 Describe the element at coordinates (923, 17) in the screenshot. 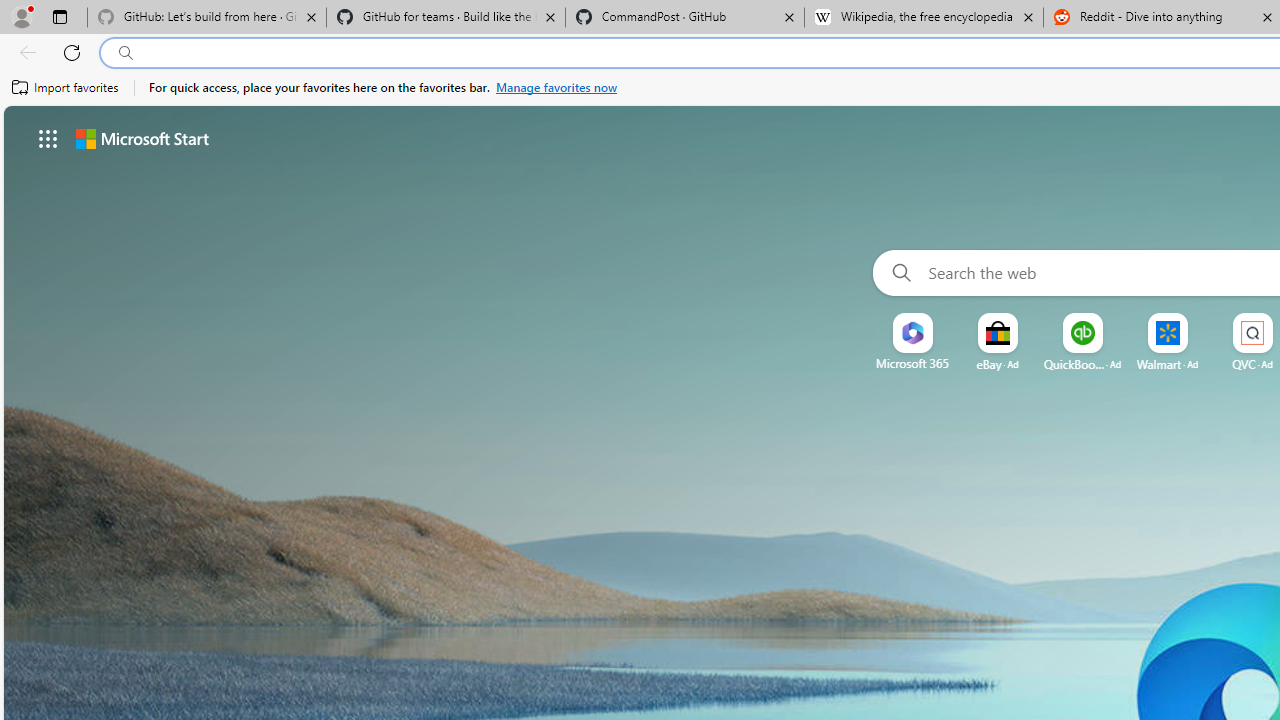

I see `'Wikipedia, the free encyclopedia'` at that location.